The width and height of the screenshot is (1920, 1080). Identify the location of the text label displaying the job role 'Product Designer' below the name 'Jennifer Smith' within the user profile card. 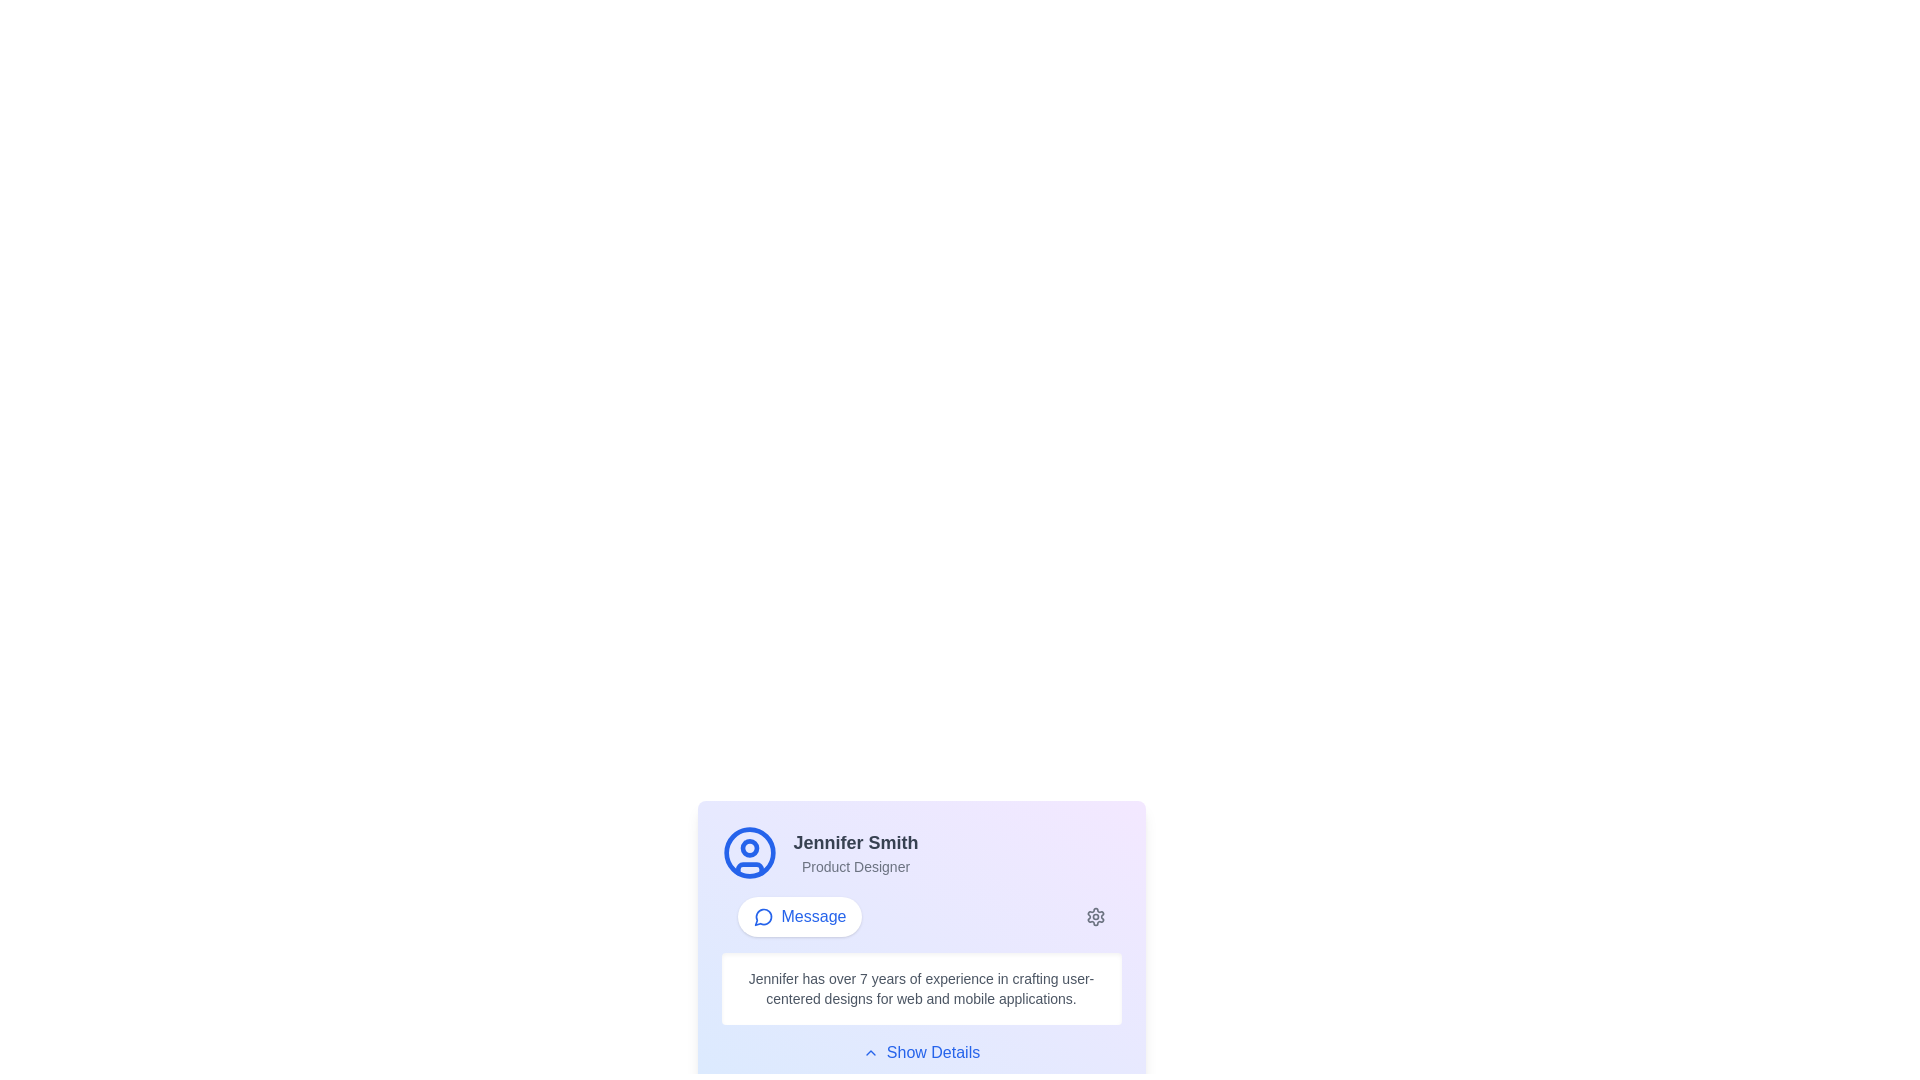
(855, 866).